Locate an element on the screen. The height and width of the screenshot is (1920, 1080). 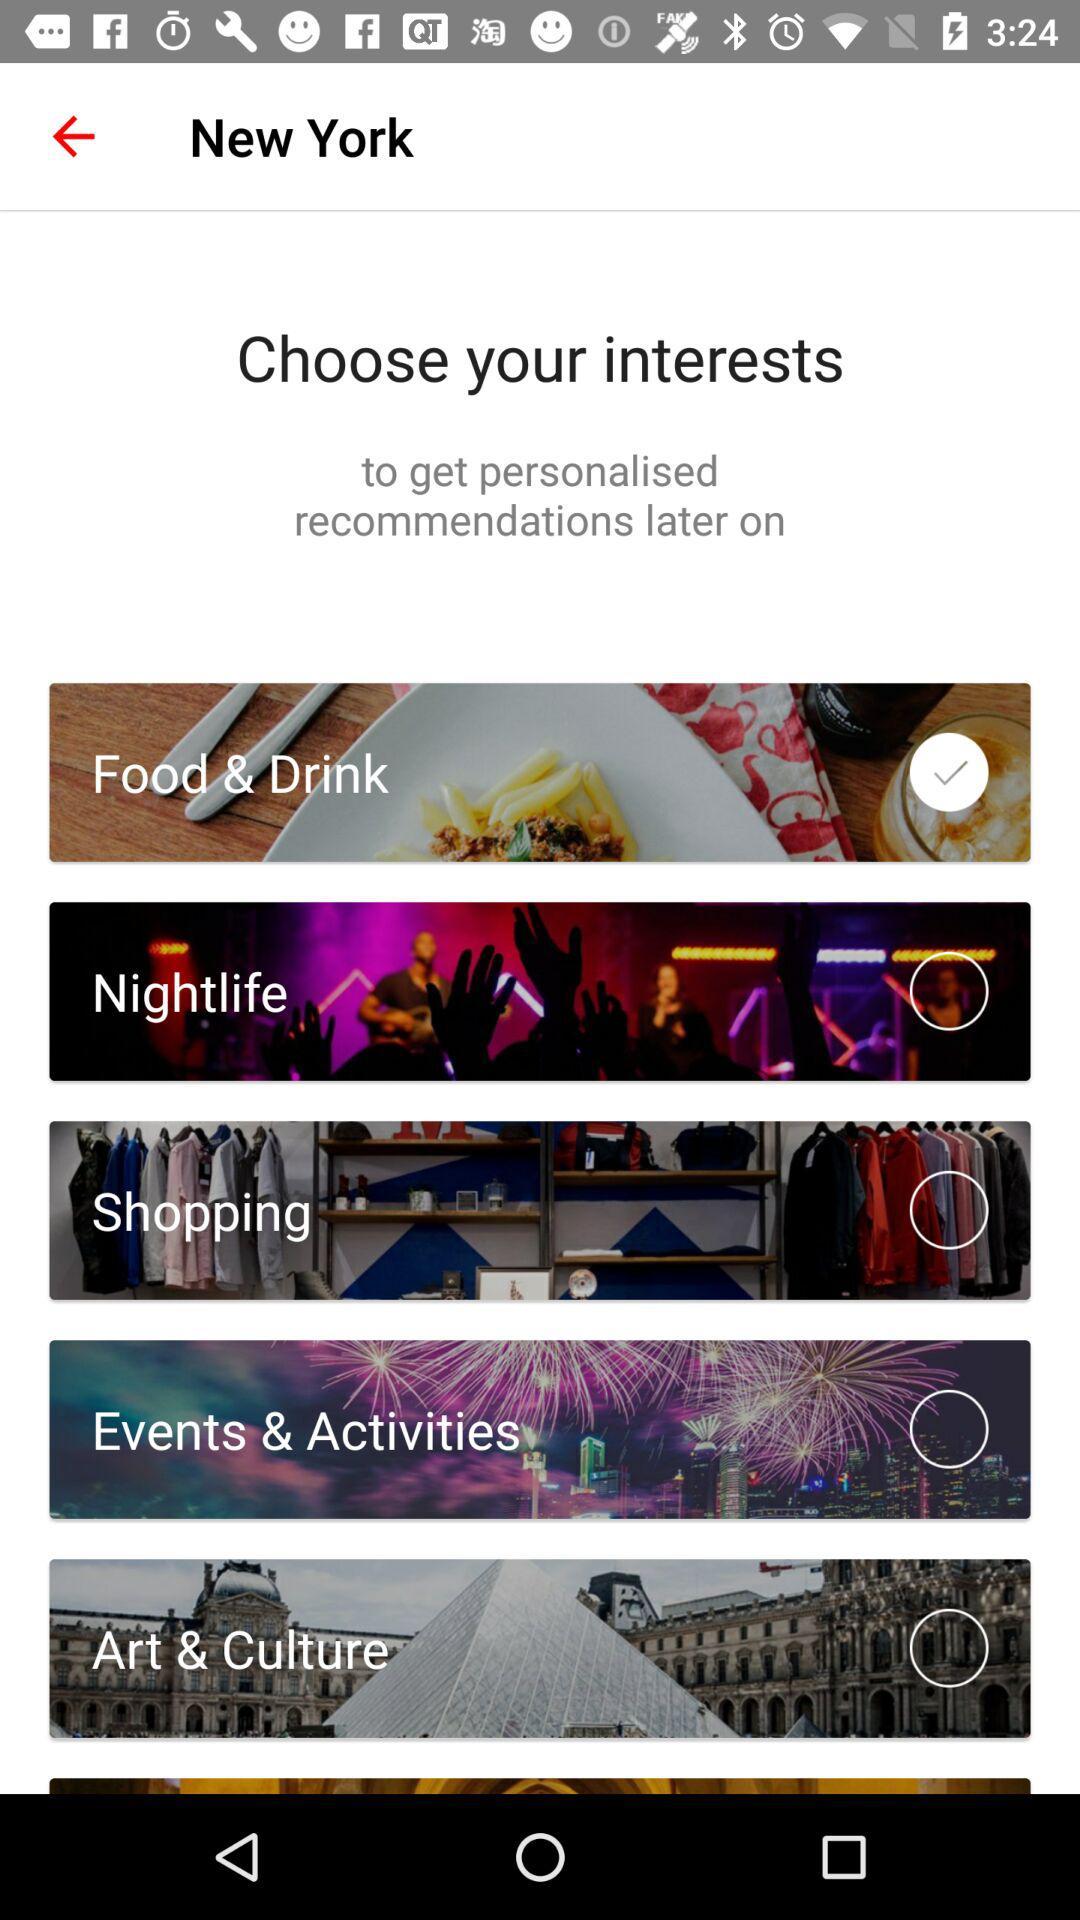
the second radio button from the top of the page is located at coordinates (948, 991).